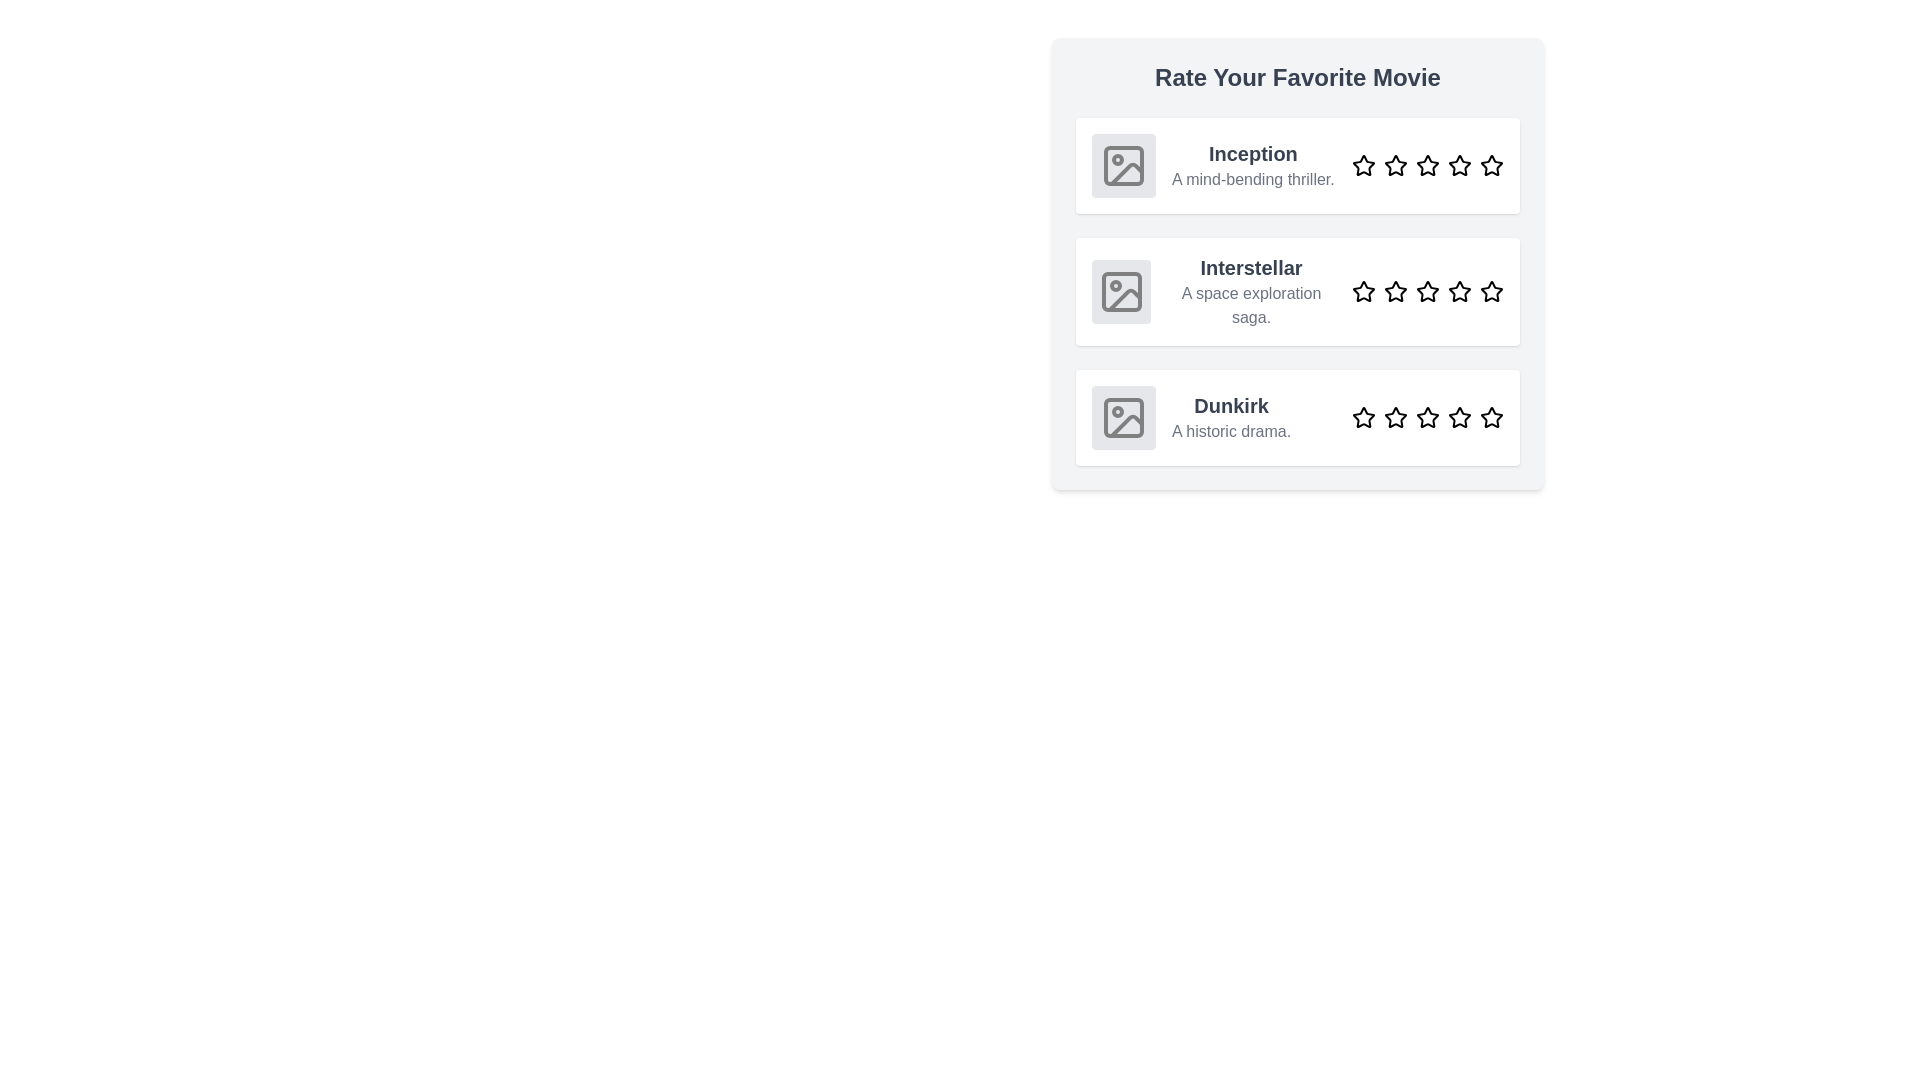 The width and height of the screenshot is (1920, 1080). I want to click on the text label providing additional information about the movie 'Dunkirk', which categorizes it as a historic drama, located below the title in the movie rating section, so click(1230, 431).